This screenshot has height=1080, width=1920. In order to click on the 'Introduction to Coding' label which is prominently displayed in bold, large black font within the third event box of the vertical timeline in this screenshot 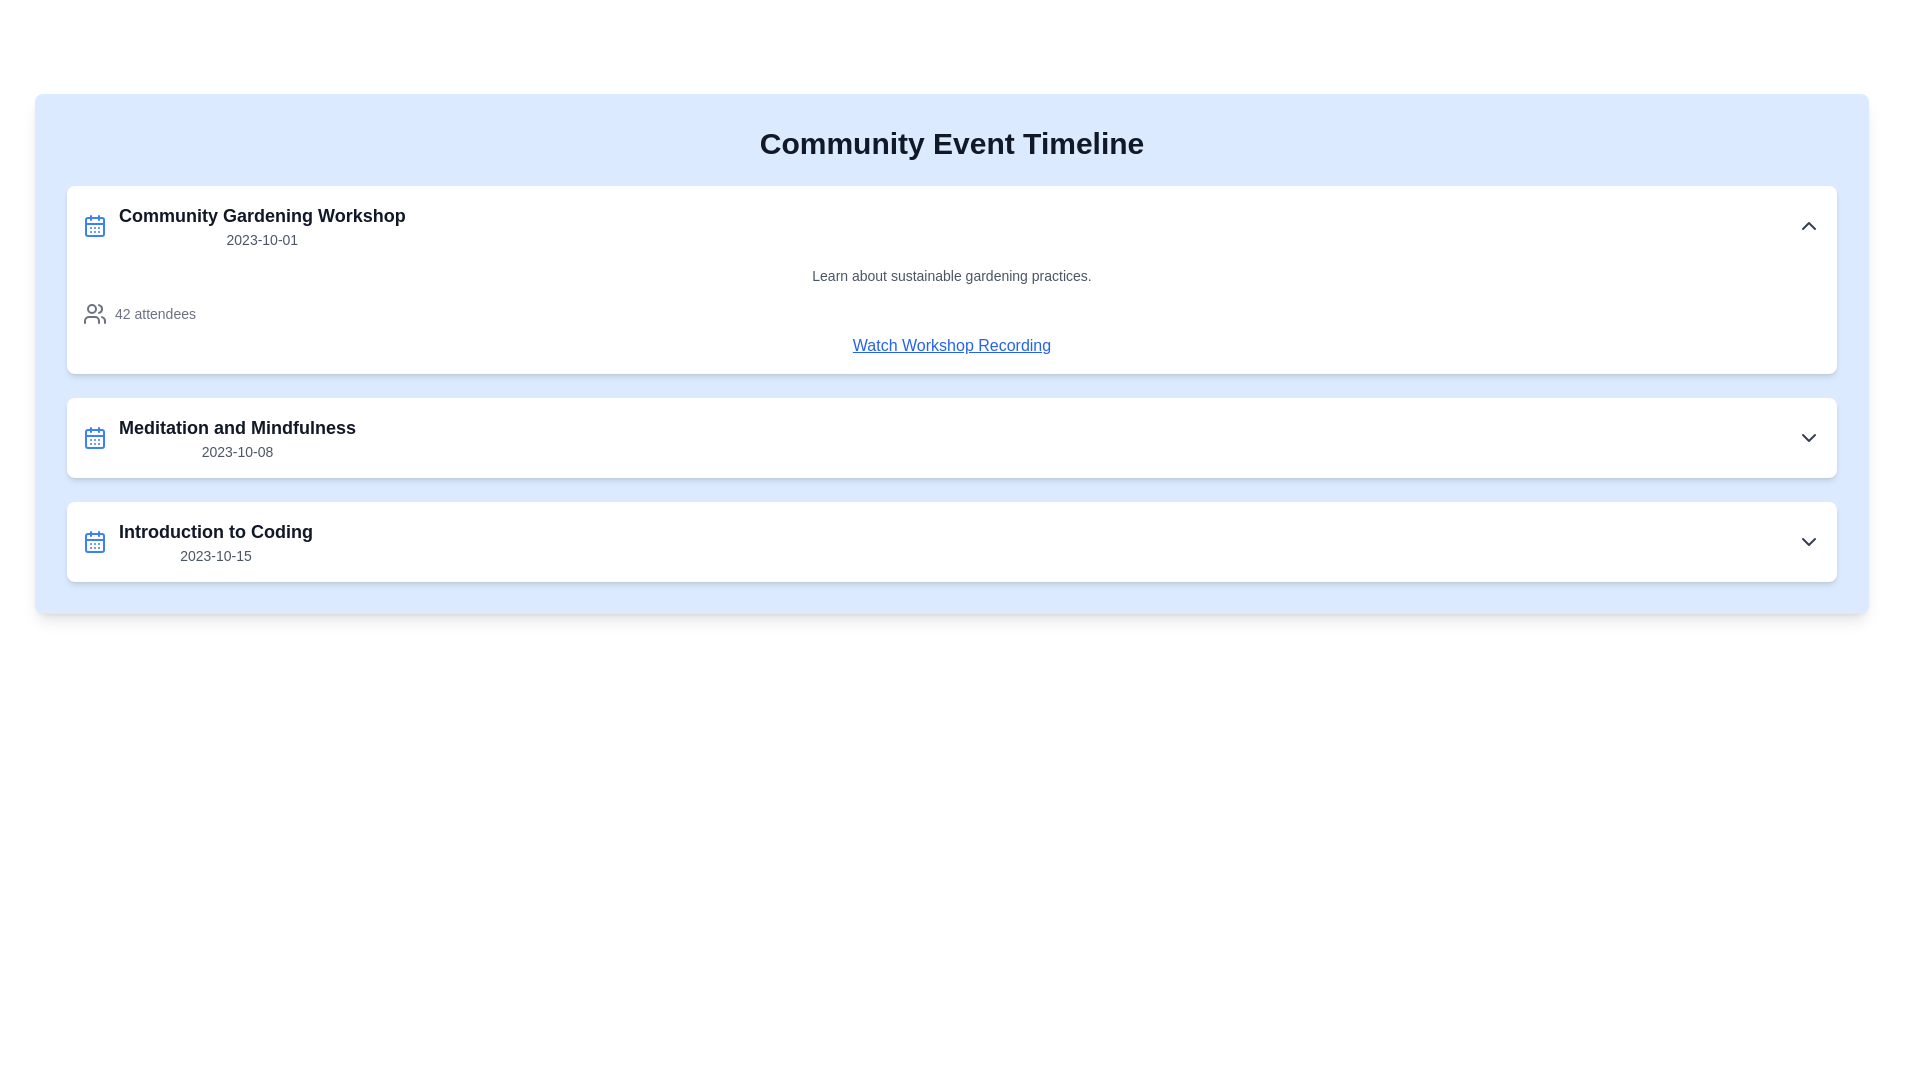, I will do `click(216, 531)`.